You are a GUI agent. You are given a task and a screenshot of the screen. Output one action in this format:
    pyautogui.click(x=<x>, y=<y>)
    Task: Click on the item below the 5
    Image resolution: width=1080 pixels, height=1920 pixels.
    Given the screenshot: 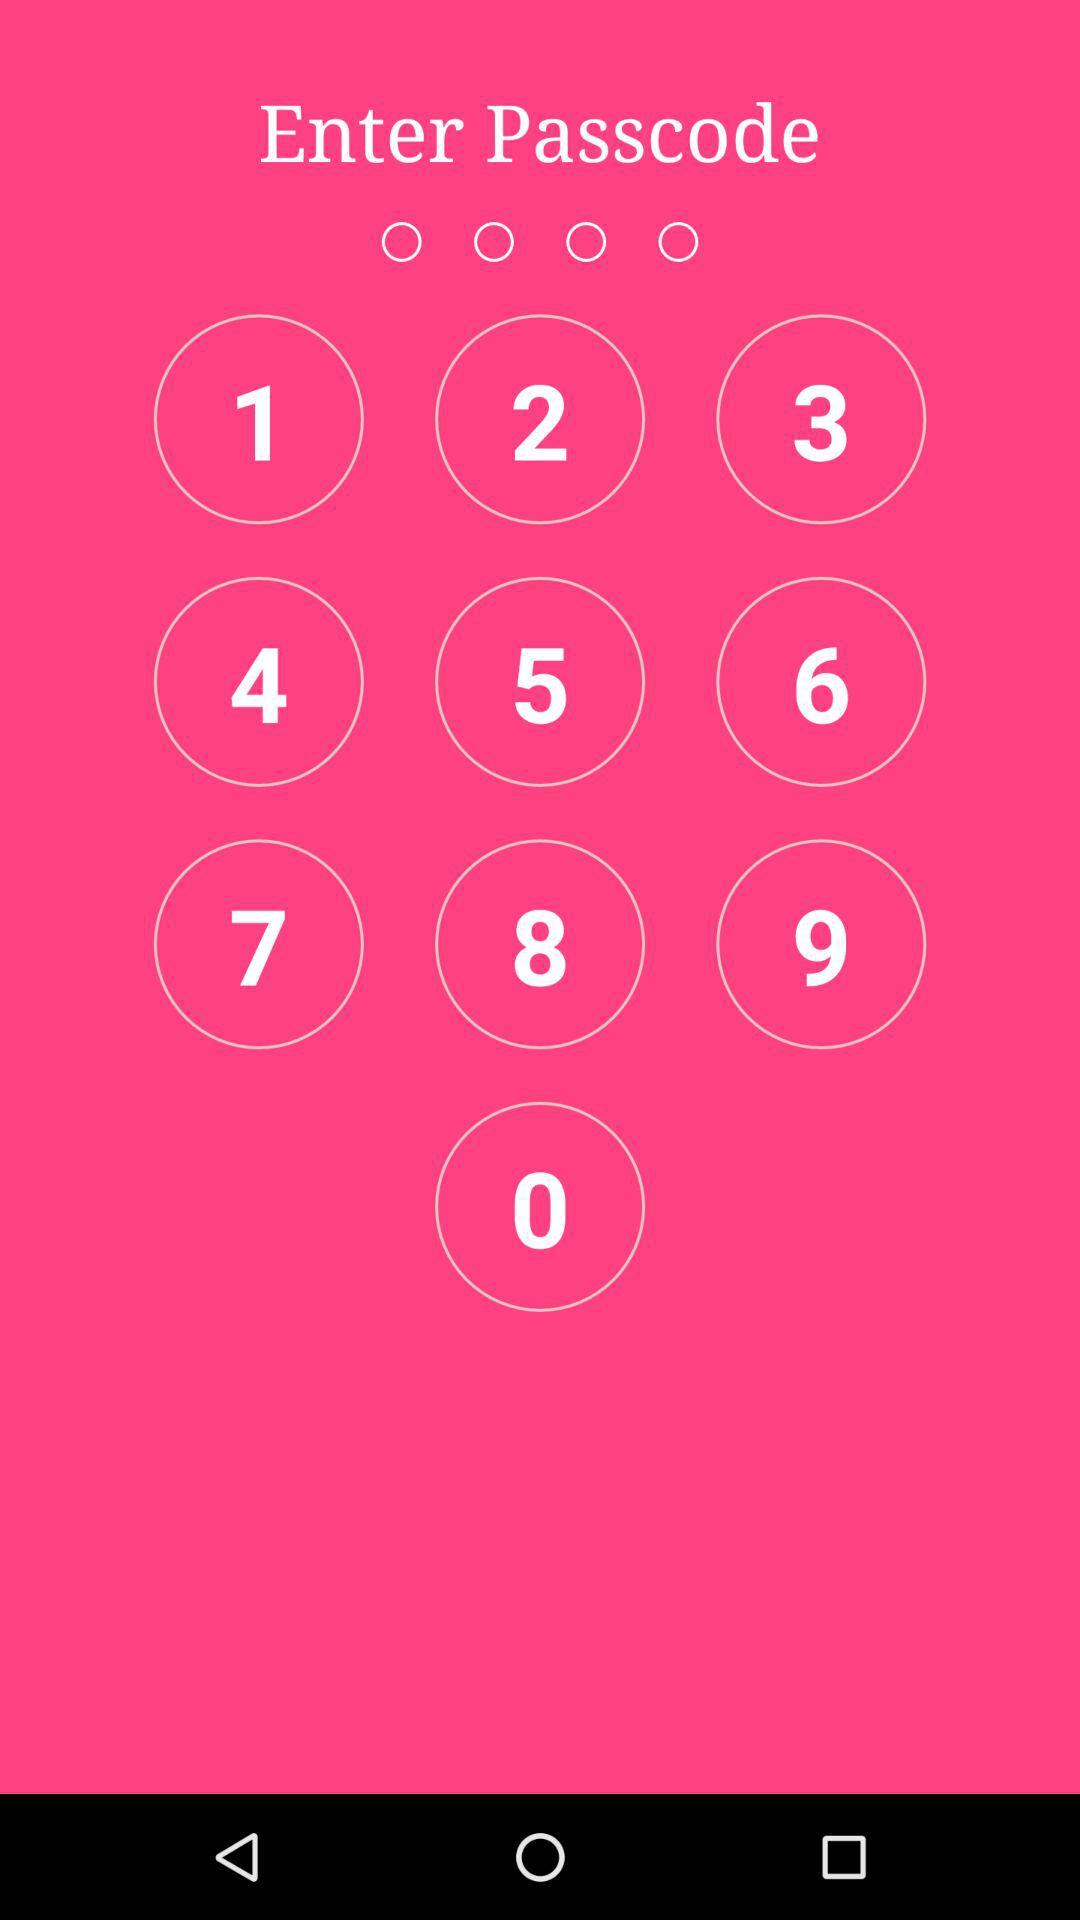 What is the action you would take?
    pyautogui.click(x=540, y=943)
    